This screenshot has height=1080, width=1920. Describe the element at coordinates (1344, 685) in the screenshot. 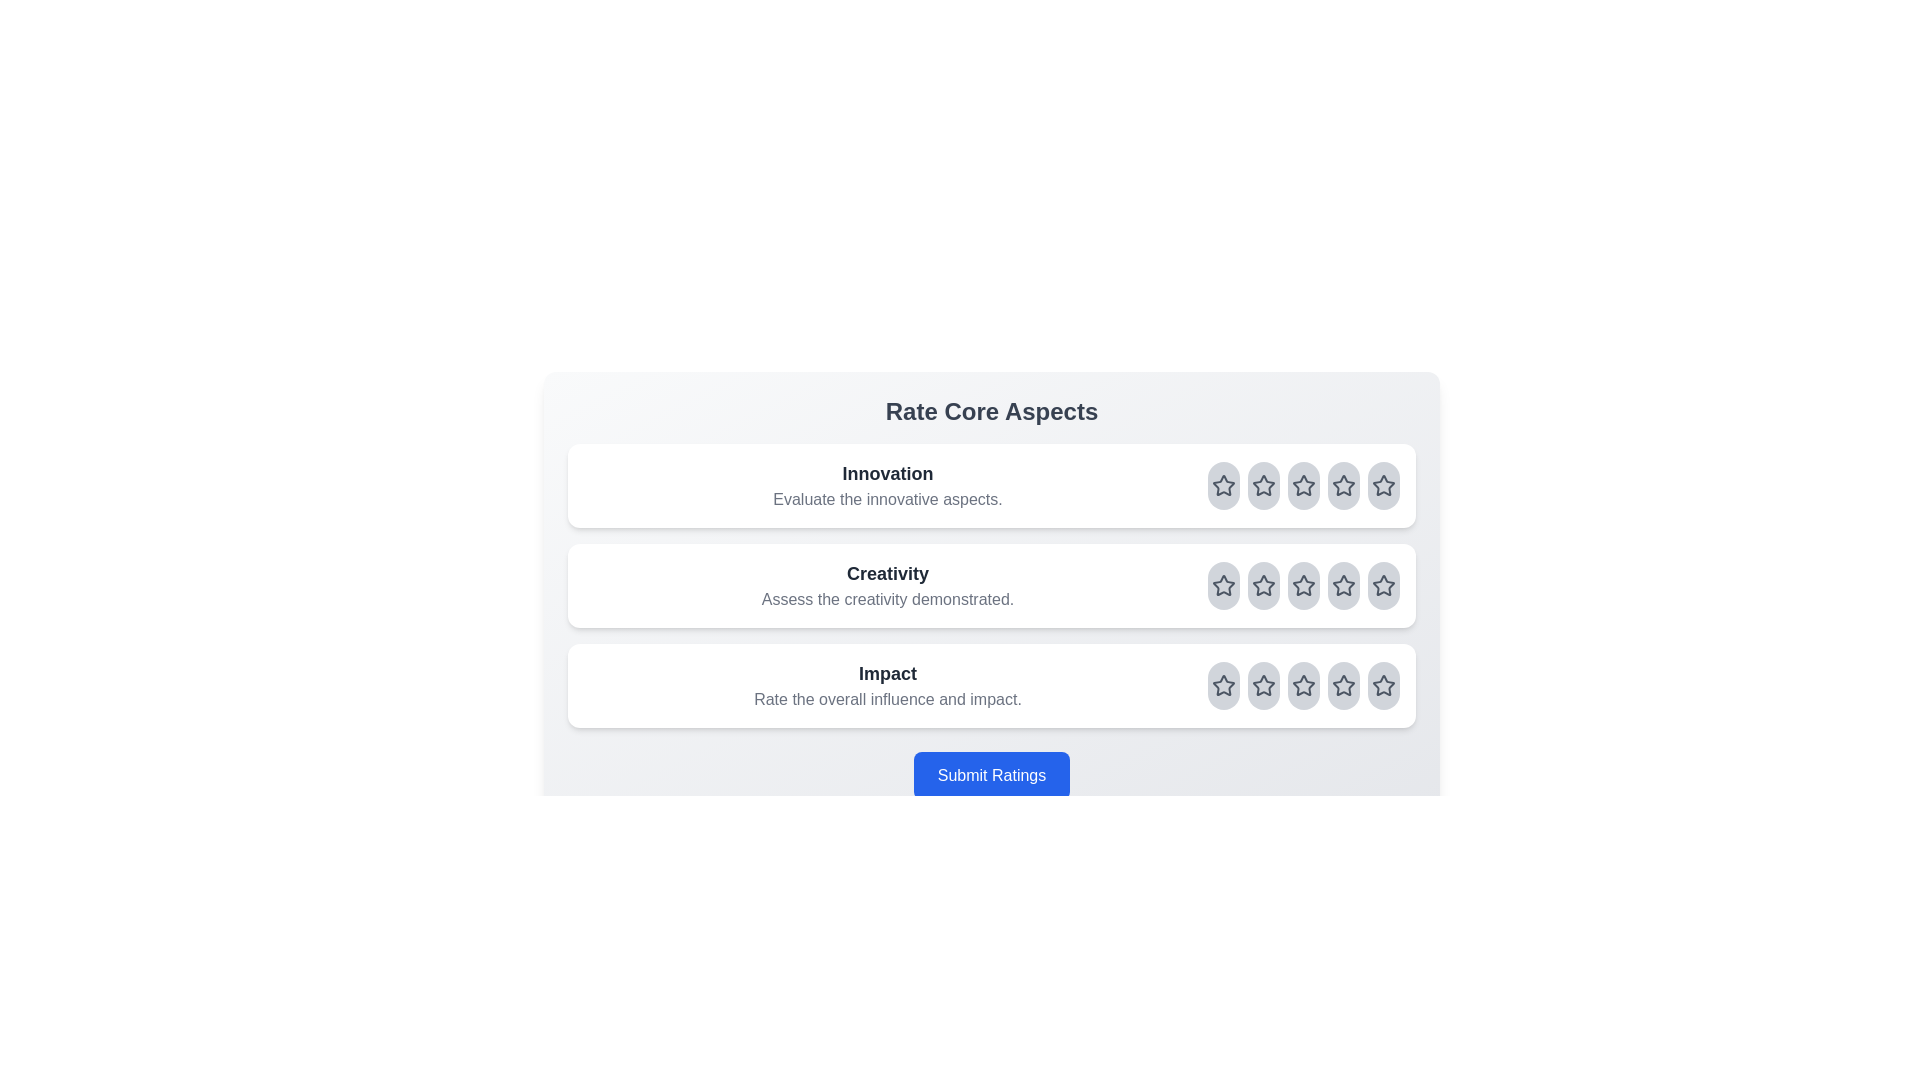

I see `the rating for the aspect Impact to 4 stars by clicking on the corresponding star` at that location.